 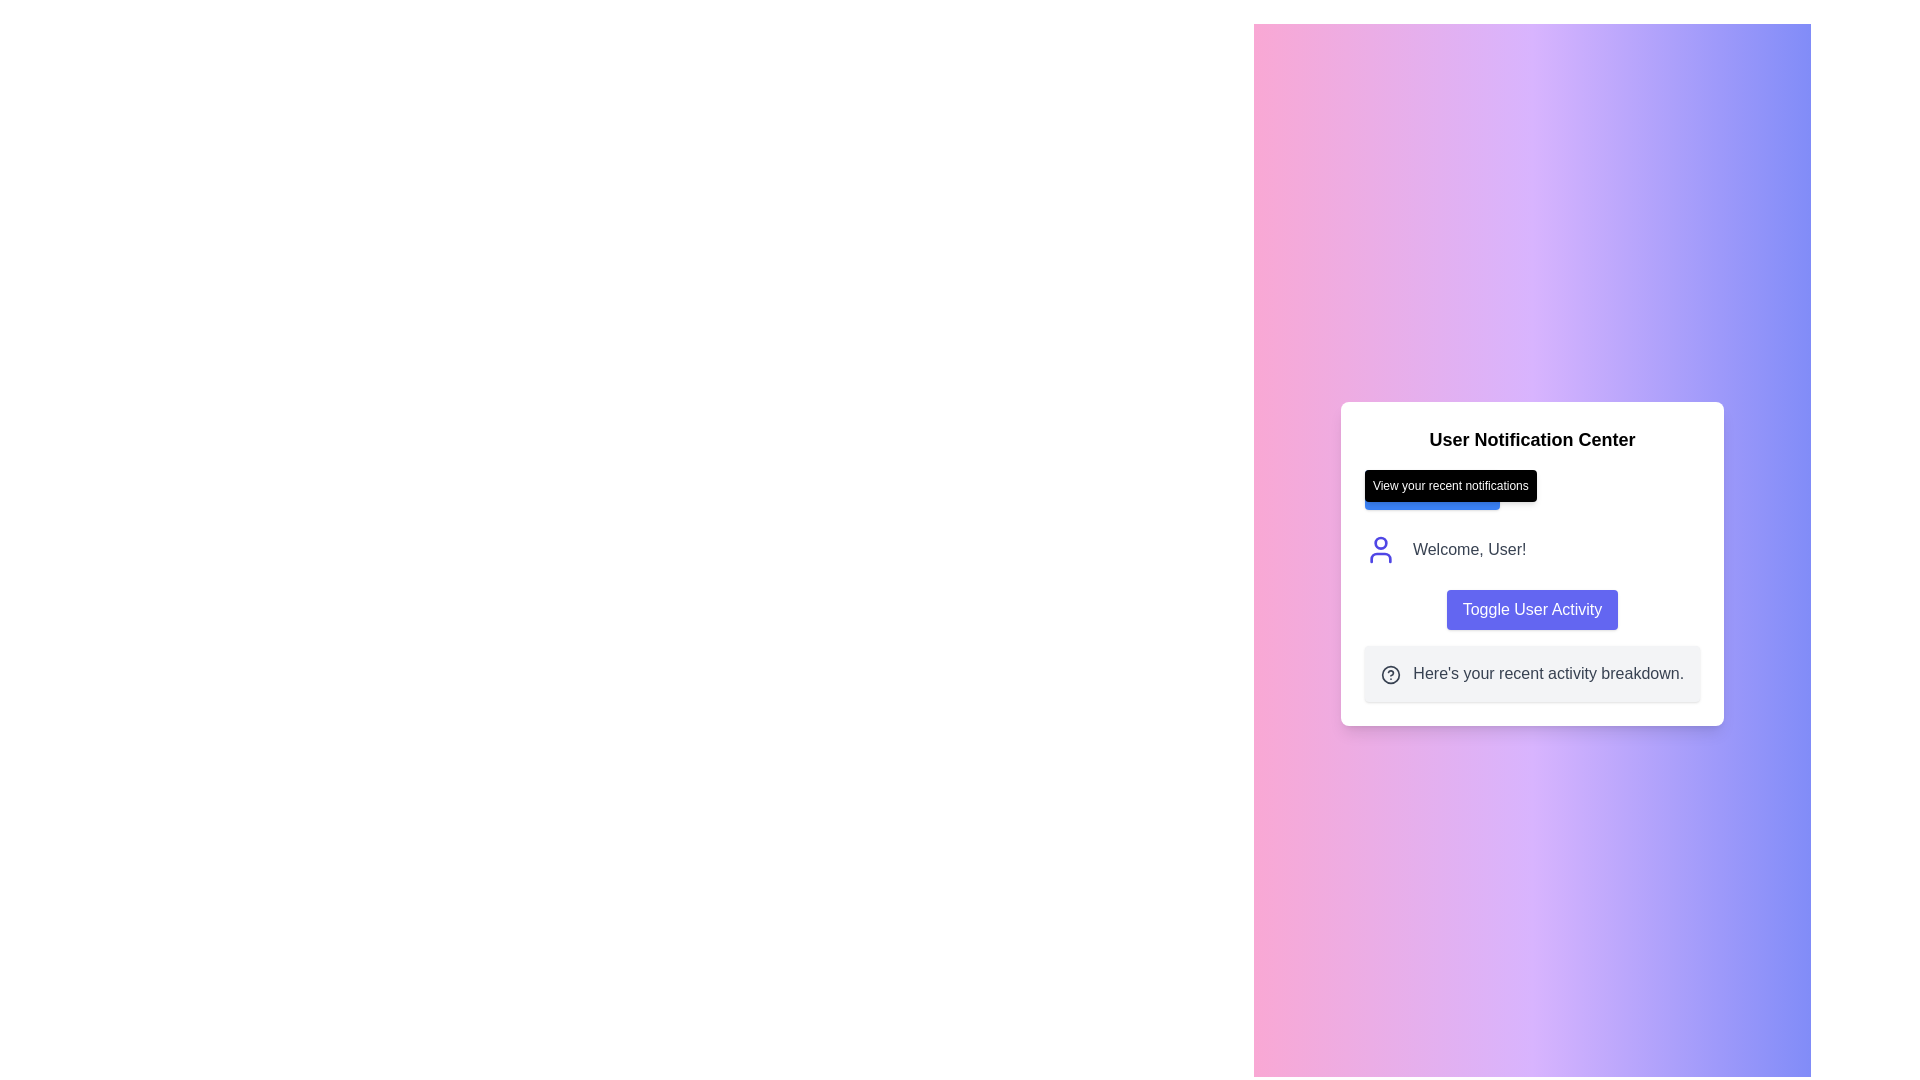 What do you see at coordinates (1383, 489) in the screenshot?
I see `the bell-shaped icon that is part of the 'Notifications' button` at bounding box center [1383, 489].